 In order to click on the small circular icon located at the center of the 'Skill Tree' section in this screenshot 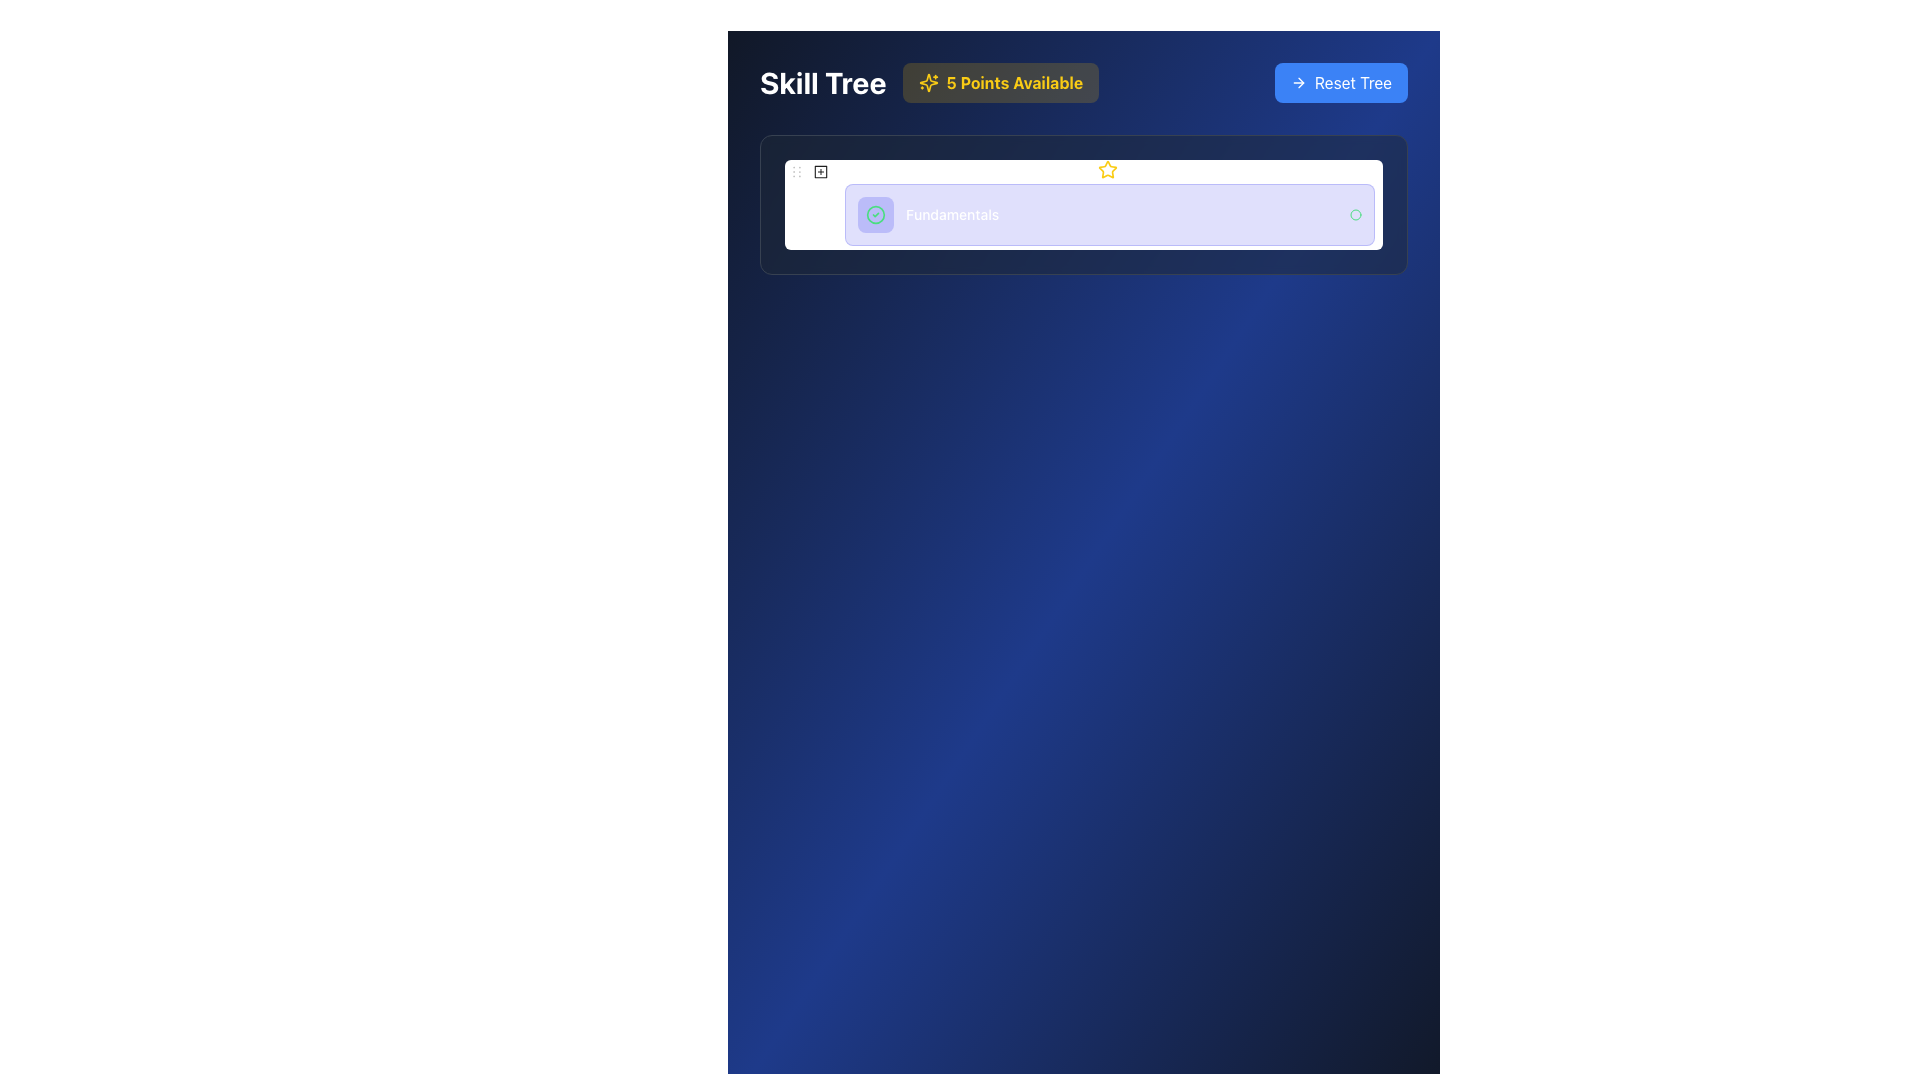, I will do `click(795, 170)`.